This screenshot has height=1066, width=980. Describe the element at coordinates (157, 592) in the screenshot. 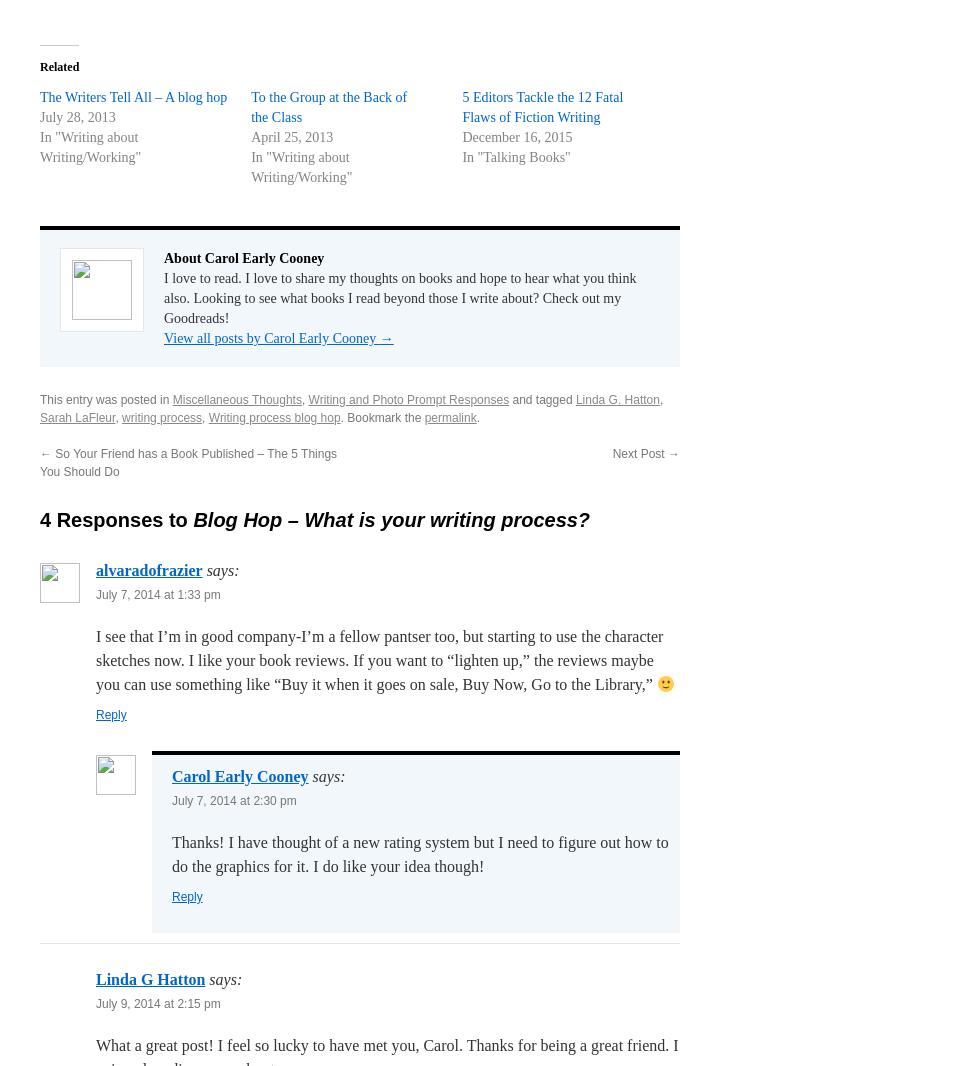

I see `'July 7, 2014 at 1:33 pm'` at that location.